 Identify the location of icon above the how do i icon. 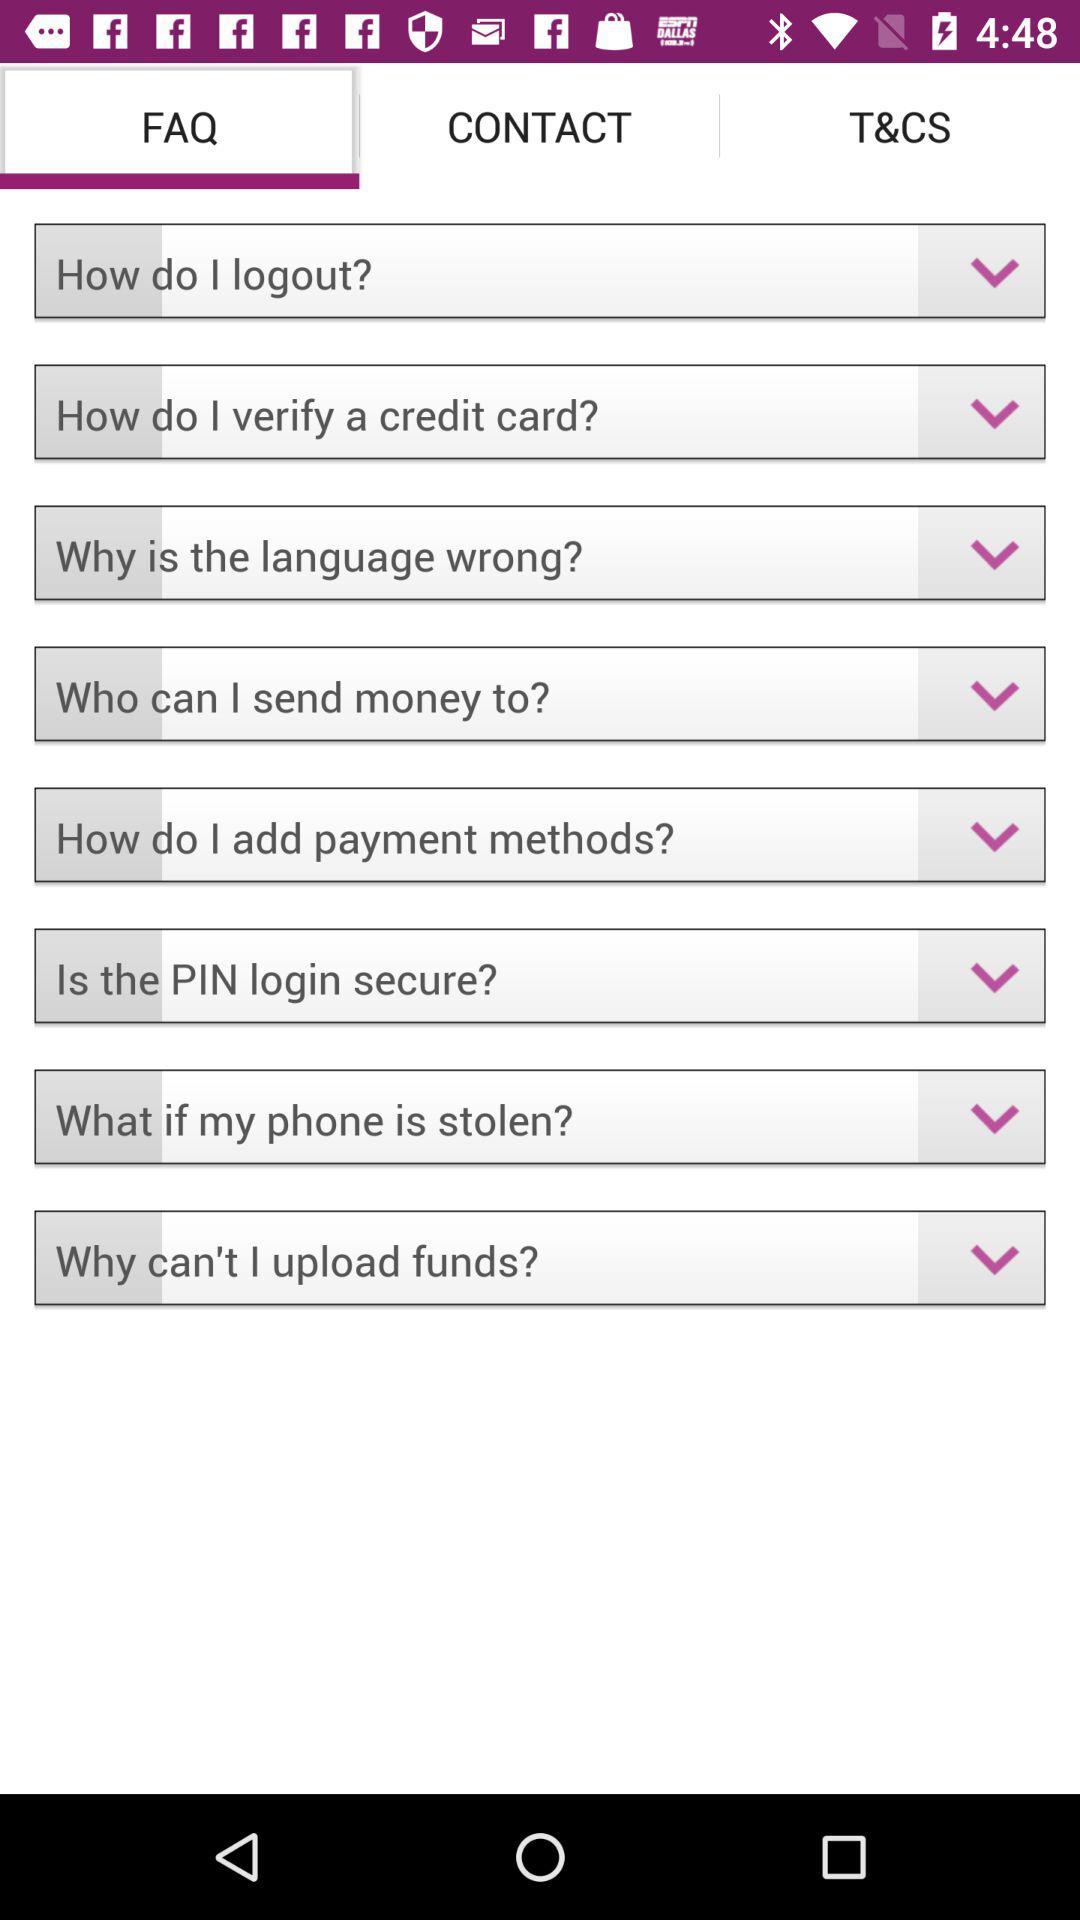
(898, 124).